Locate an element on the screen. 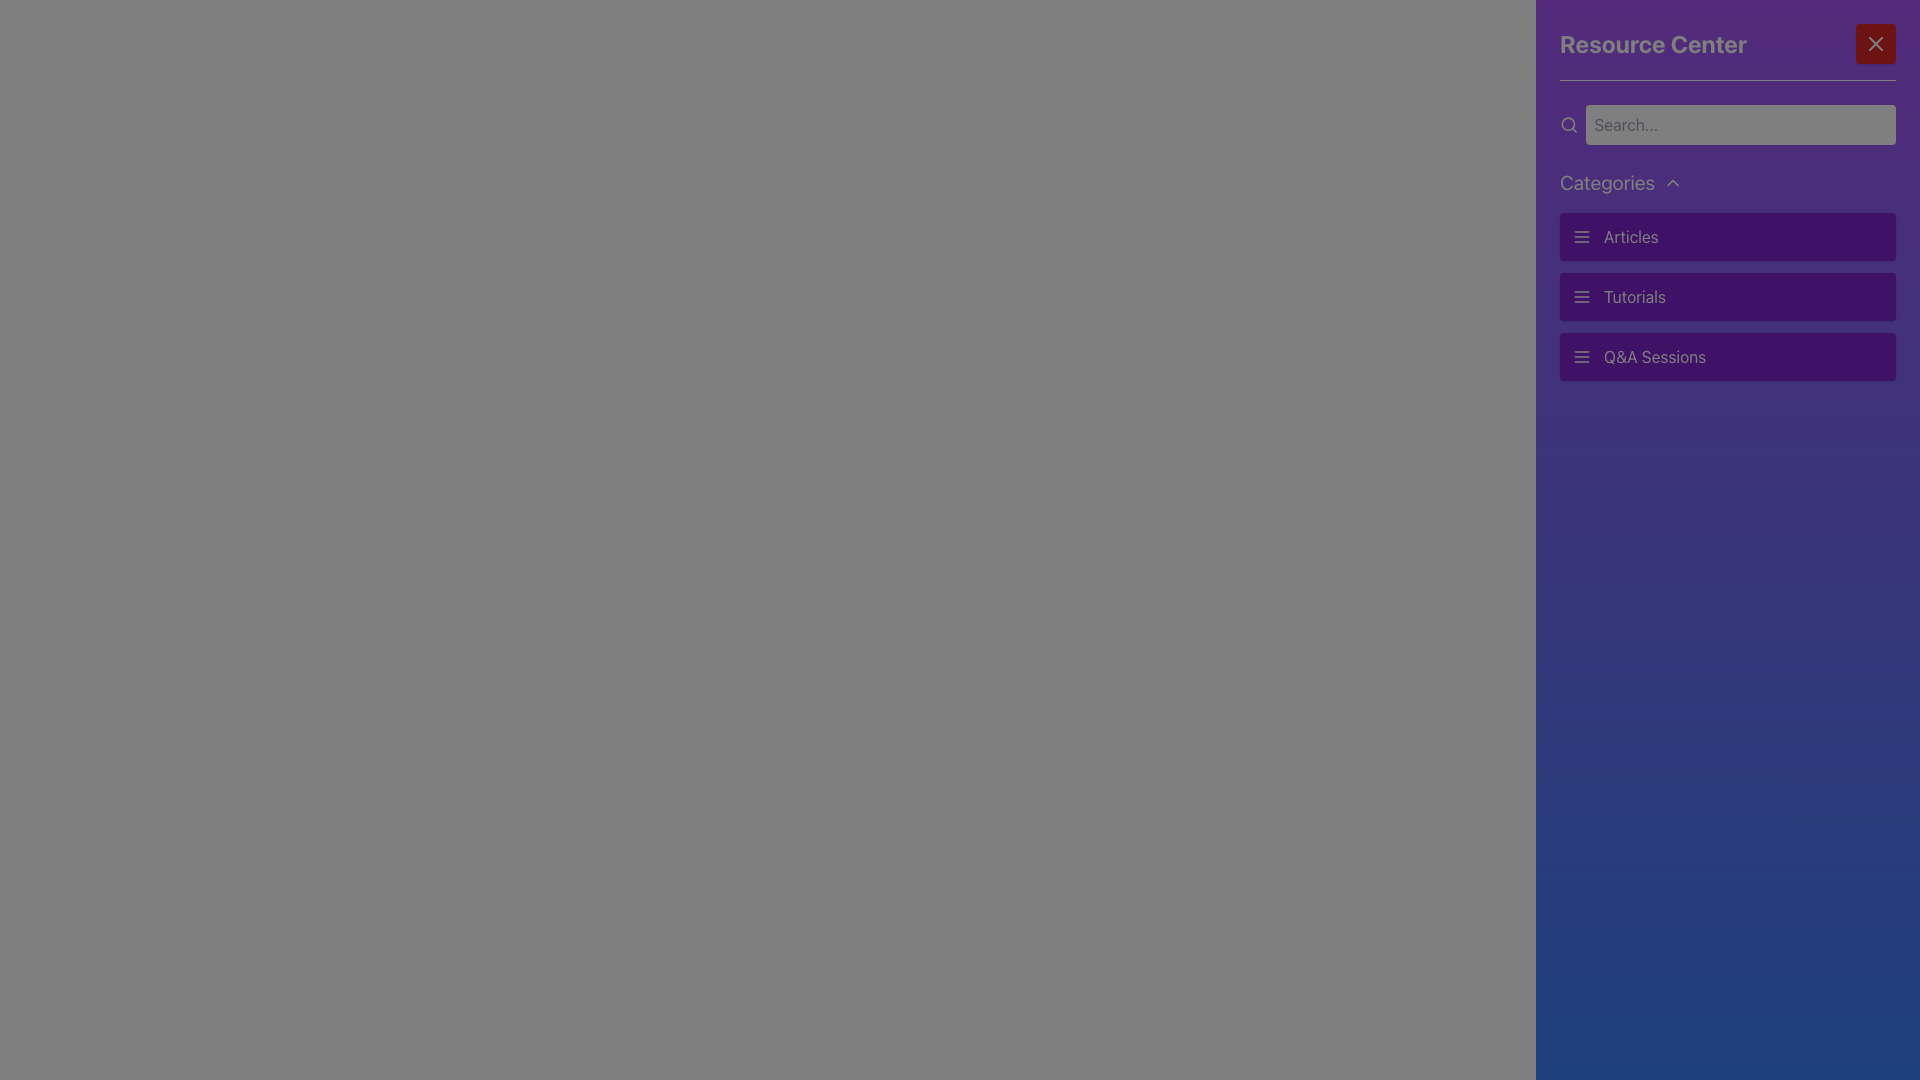 Image resolution: width=1920 pixels, height=1080 pixels. the 'X' icon button located in the upper-right corner of the purple sidebar panel next to the title 'Resource Center' is located at coordinates (1875, 43).